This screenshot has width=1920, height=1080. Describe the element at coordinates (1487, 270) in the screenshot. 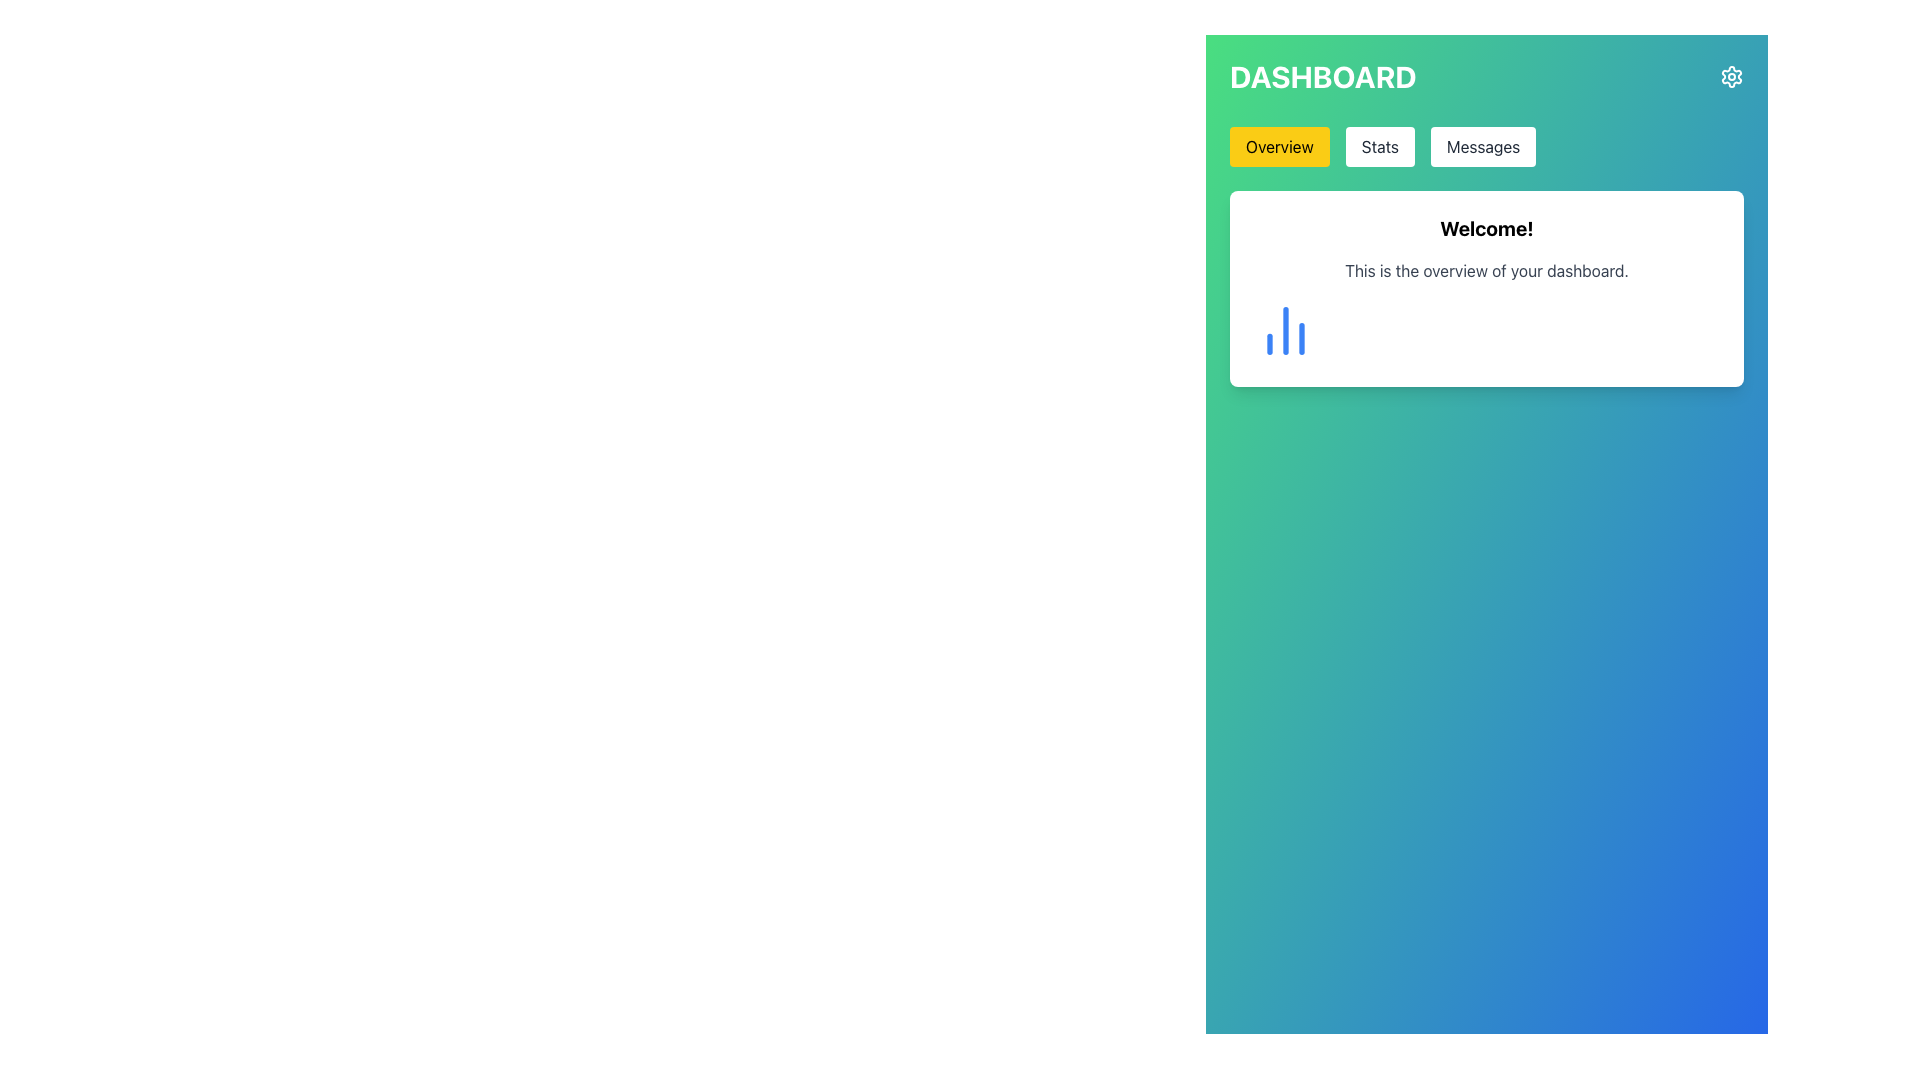

I see `the Text Label that reads 'This is the overview of your dashboard.' with a gray-colored font, positioned below the 'Welcome!' heading in the dashboard` at that location.